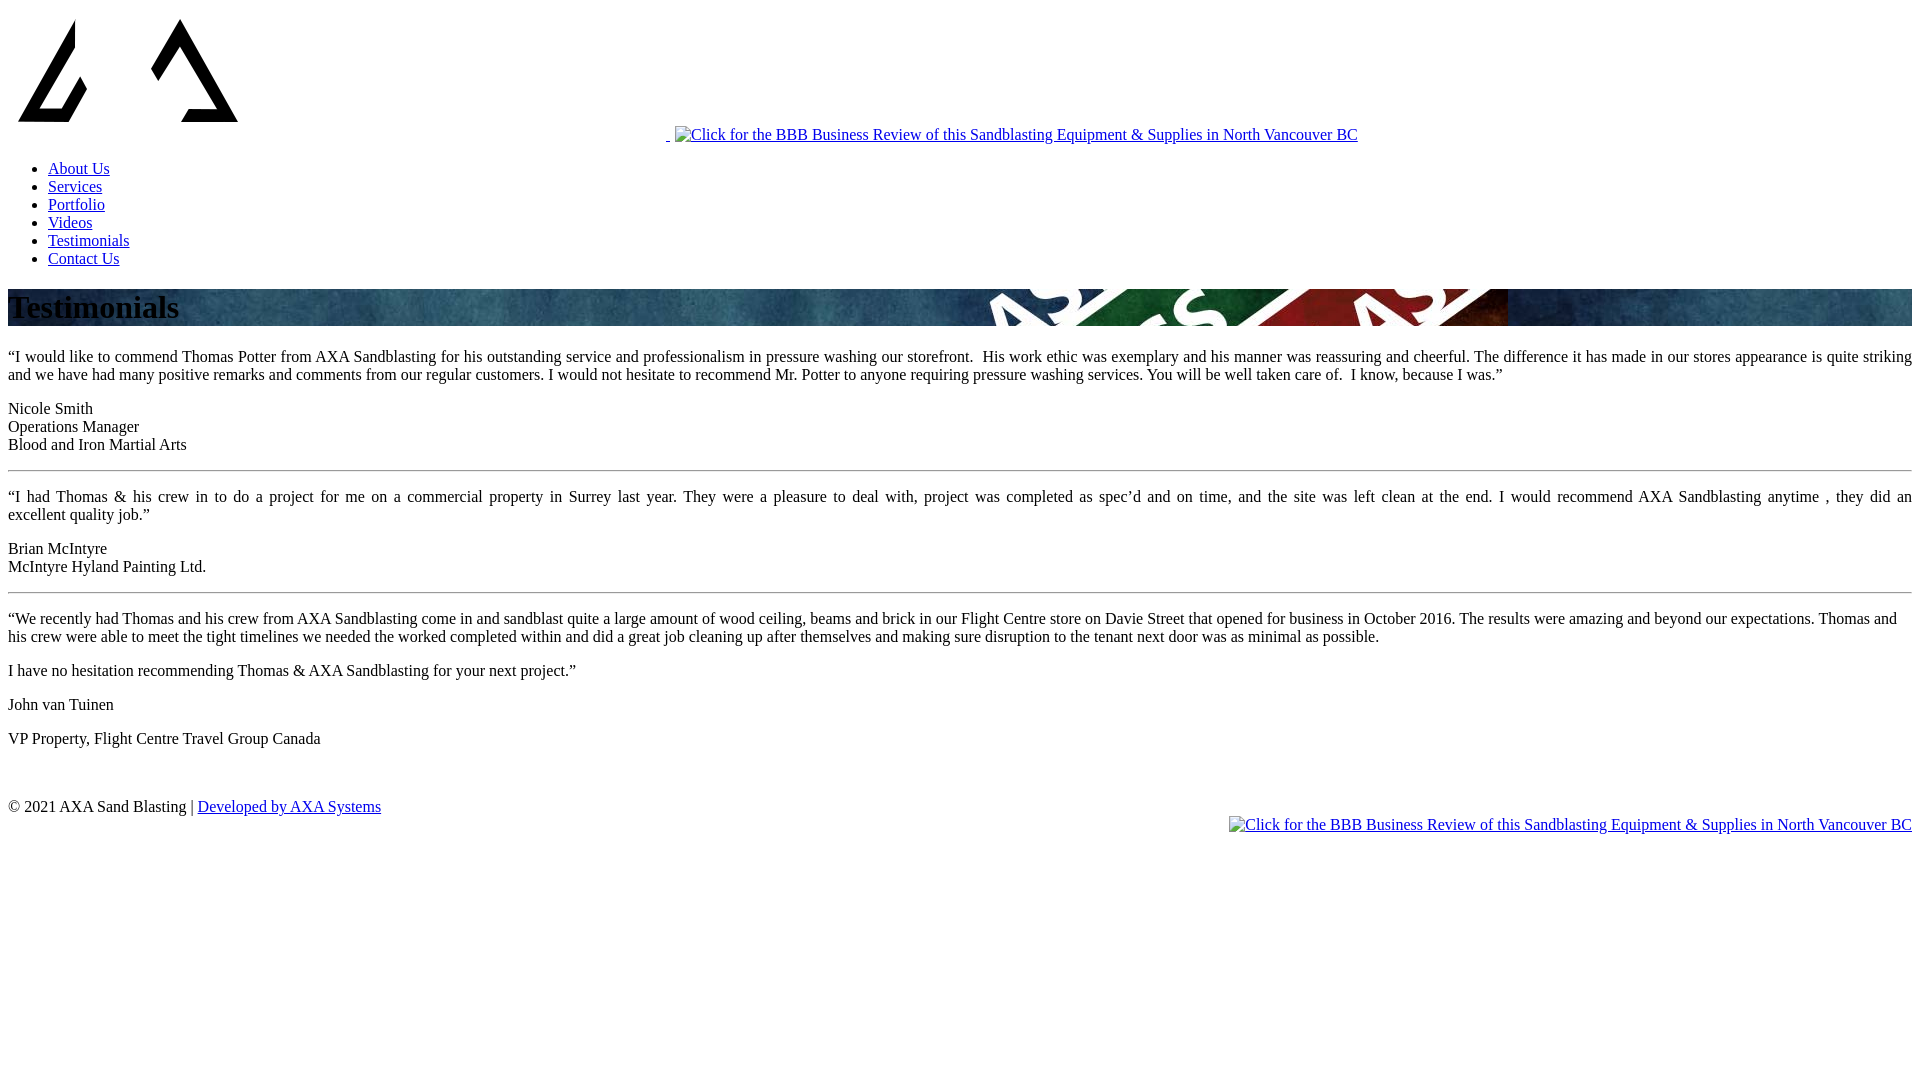  Describe the element at coordinates (78, 167) in the screenshot. I see `'About Us'` at that location.